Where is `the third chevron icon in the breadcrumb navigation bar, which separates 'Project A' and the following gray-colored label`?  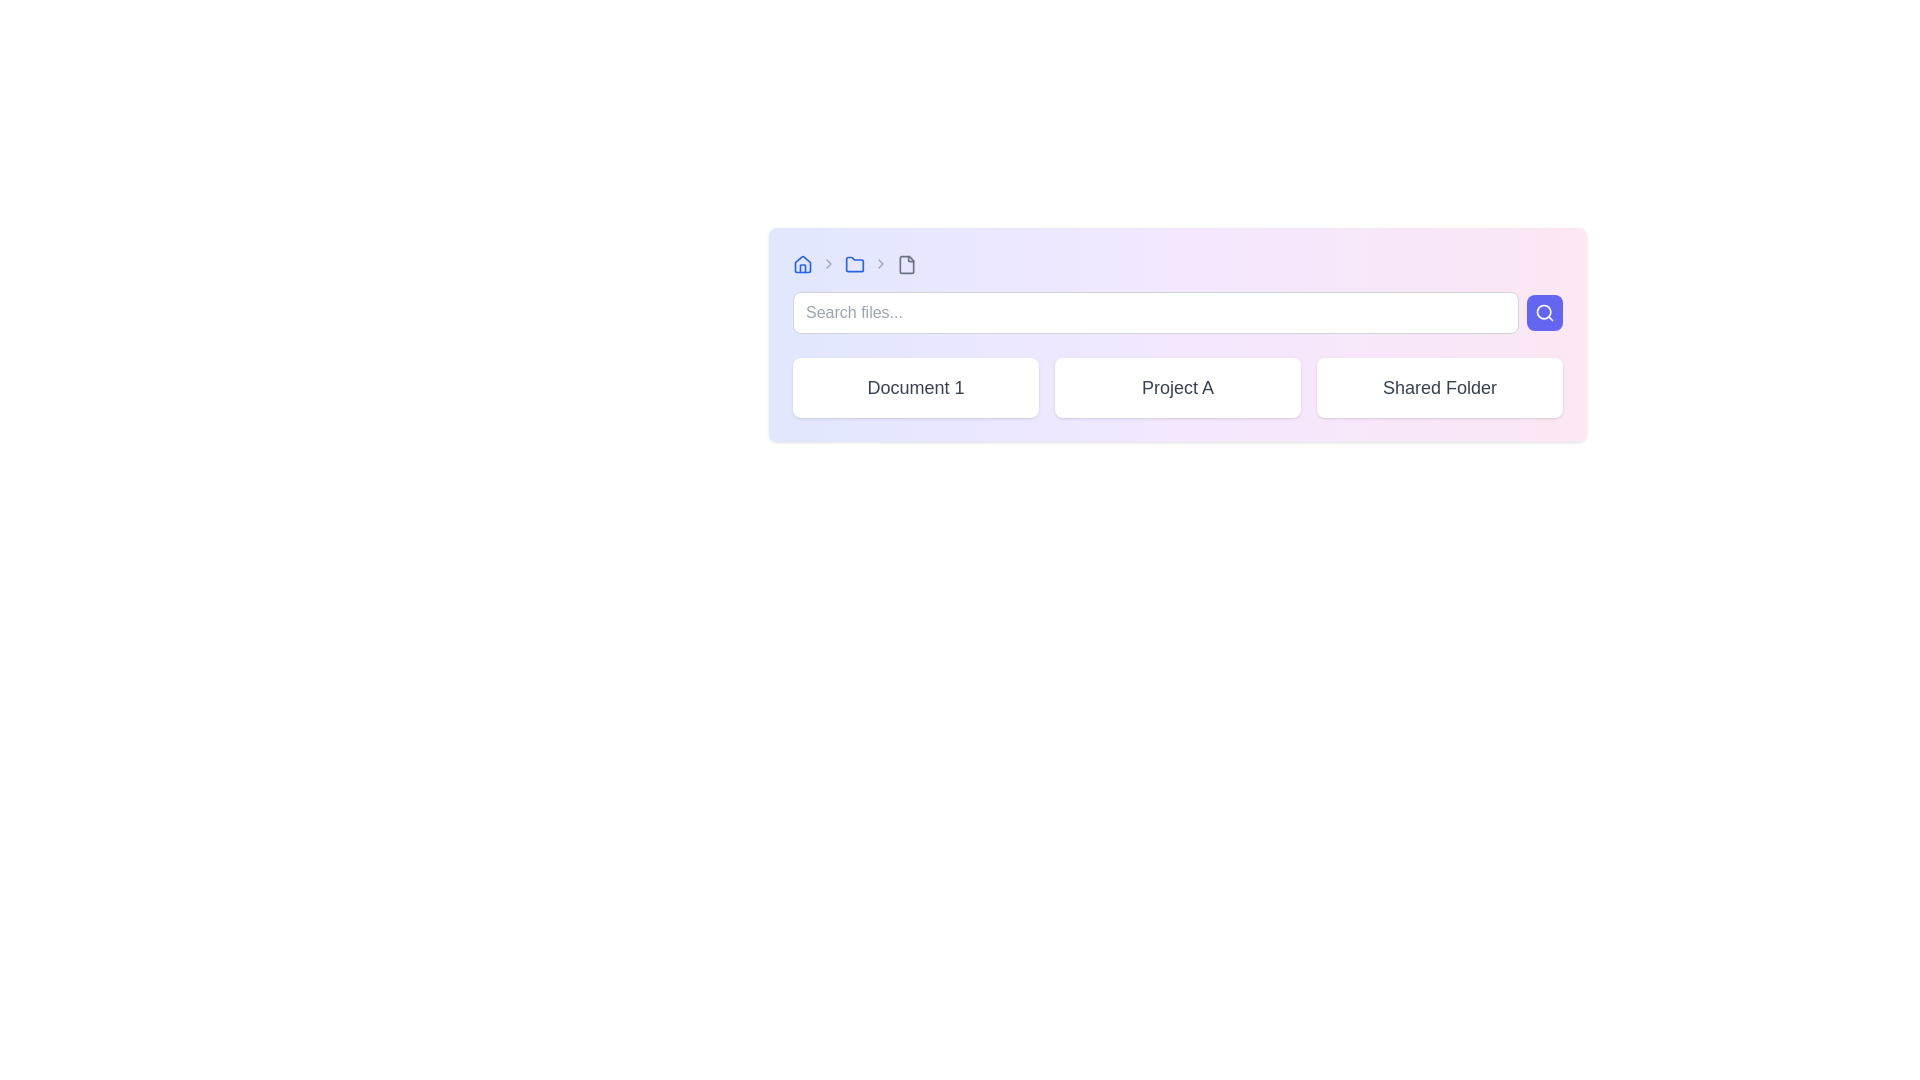
the third chevron icon in the breadcrumb navigation bar, which separates 'Project A' and the following gray-colored label is located at coordinates (880, 262).